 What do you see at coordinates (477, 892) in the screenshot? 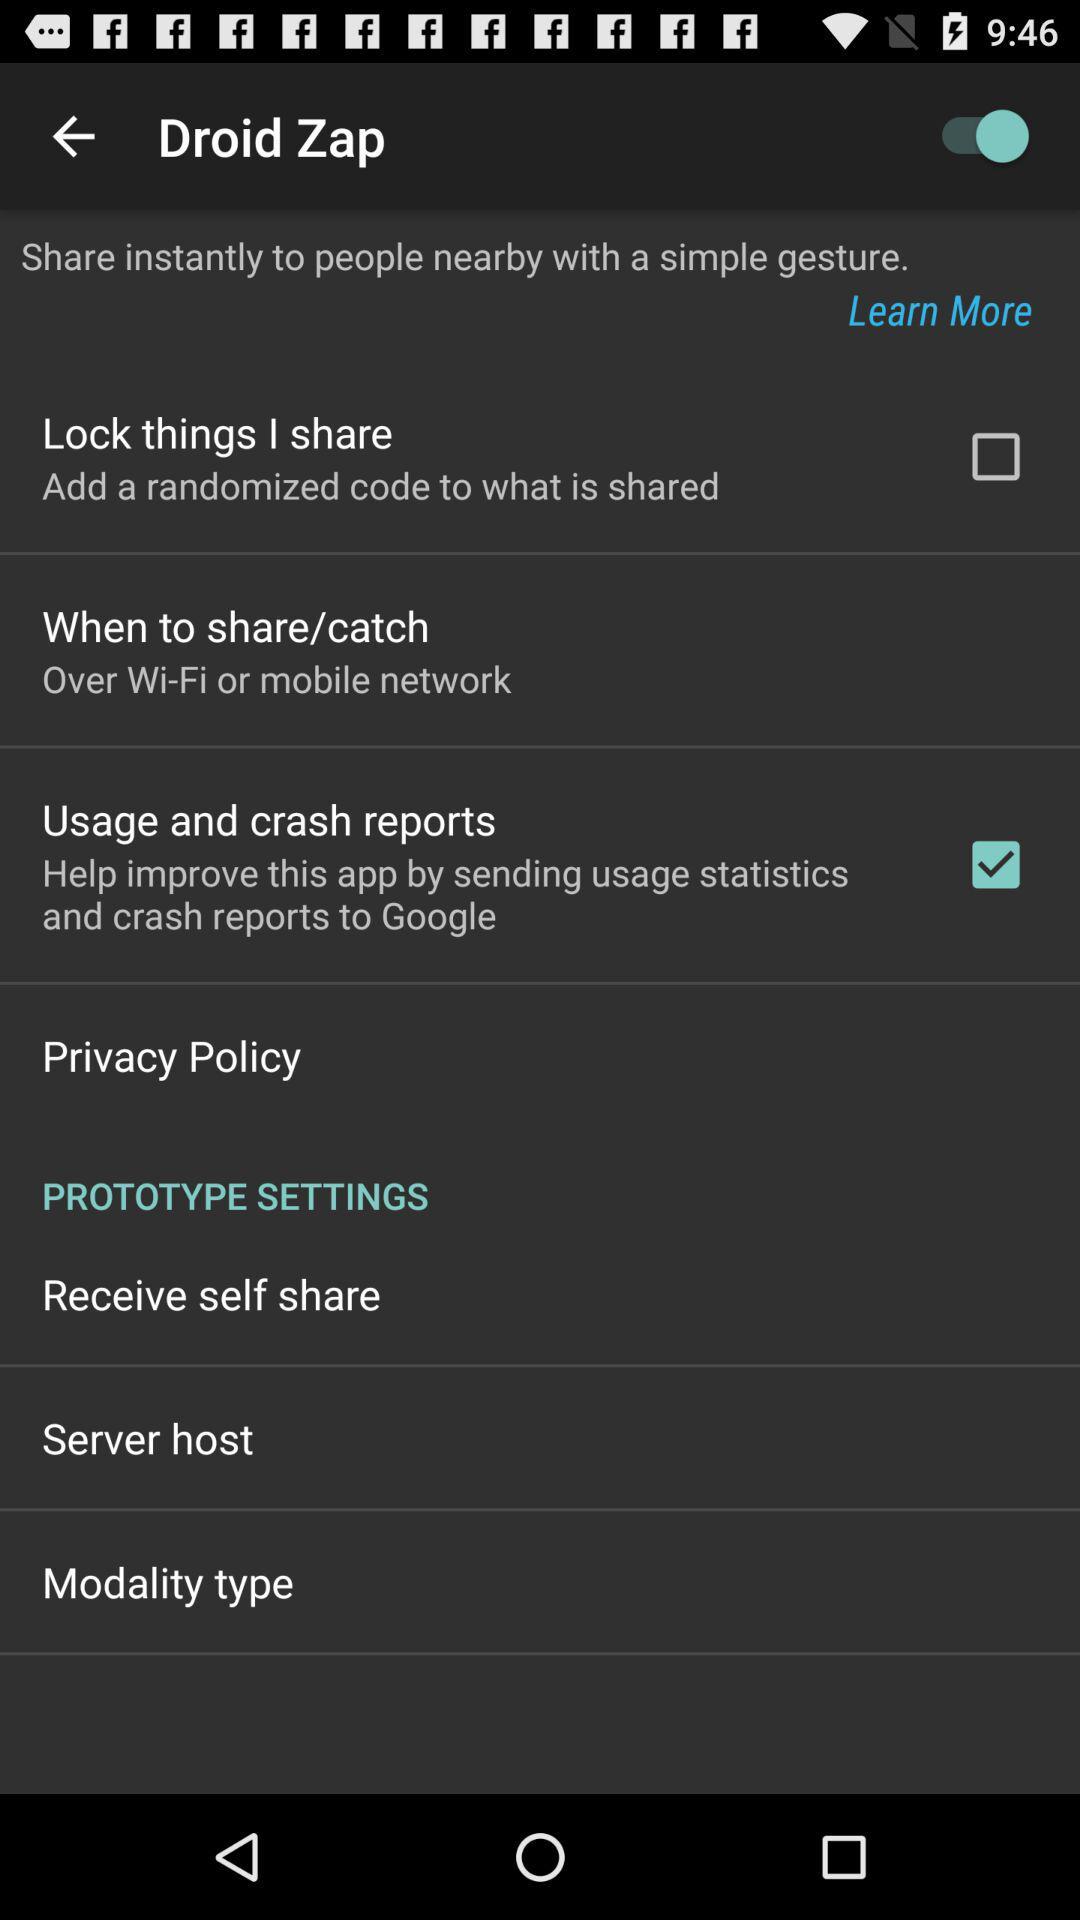
I see `the item above privacy policy icon` at bounding box center [477, 892].